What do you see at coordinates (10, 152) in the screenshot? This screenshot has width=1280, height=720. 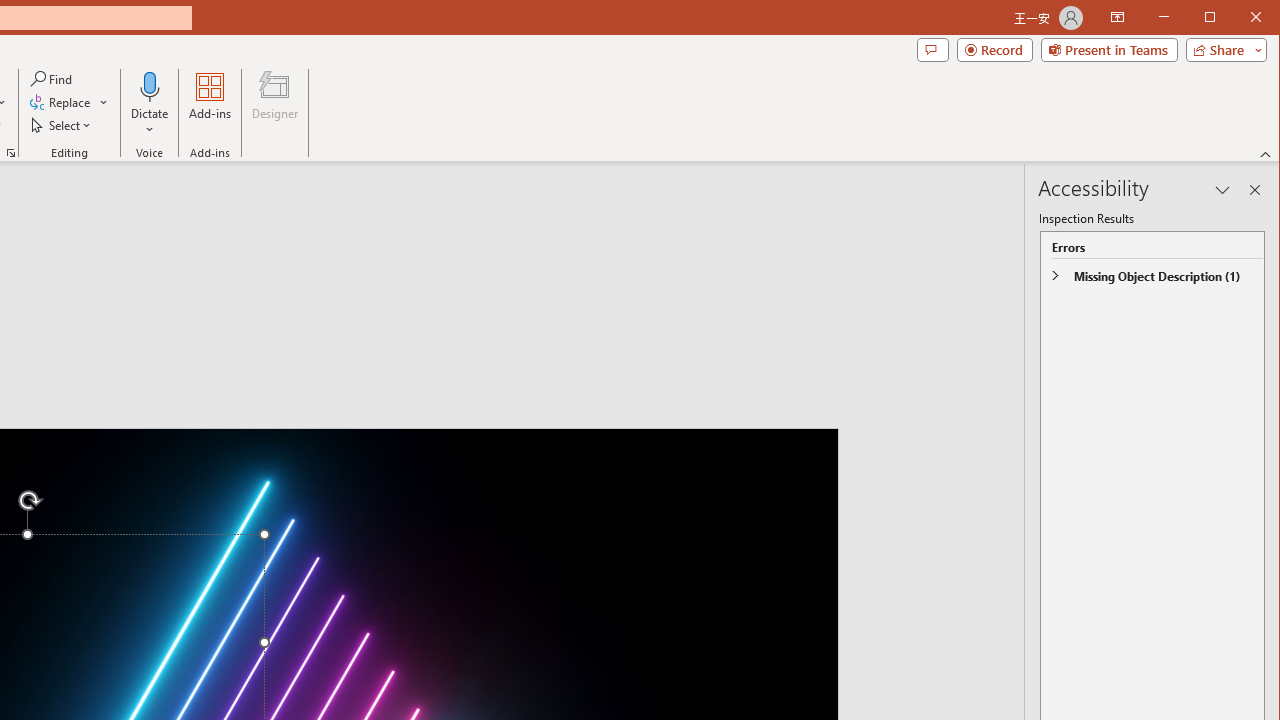 I see `'Format Object...'` at bounding box center [10, 152].